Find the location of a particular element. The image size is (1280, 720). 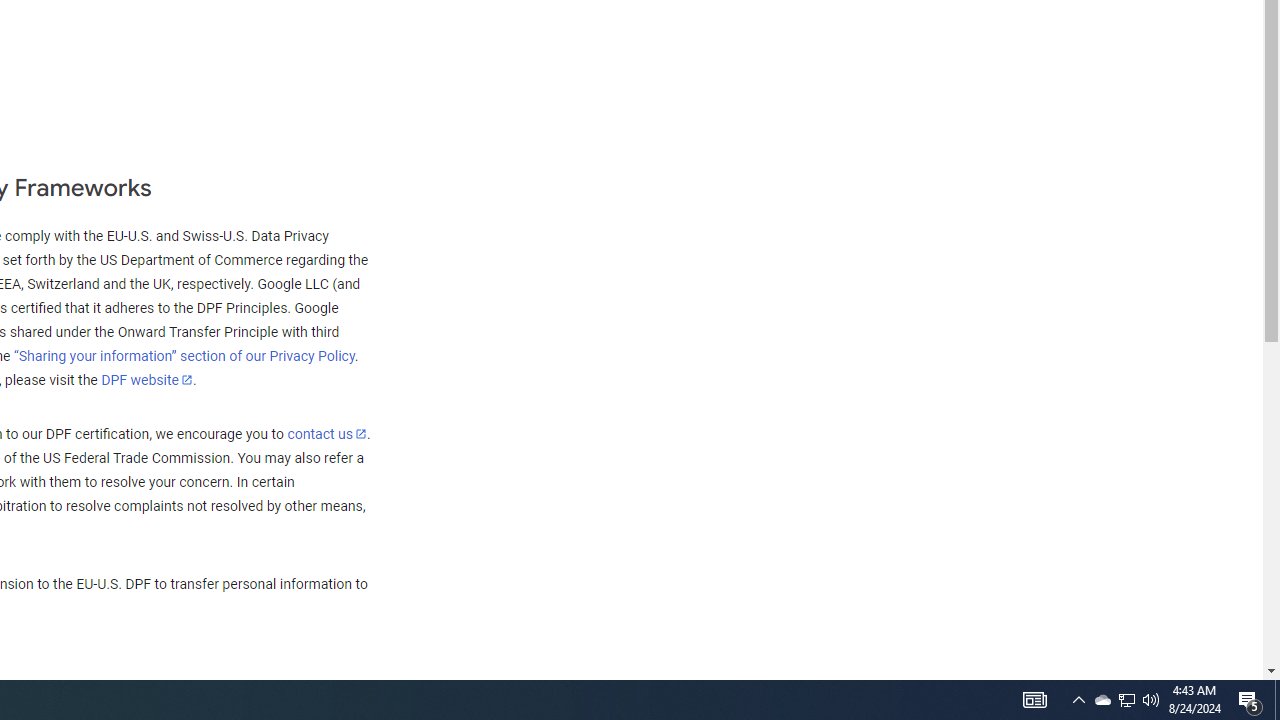

'contact us' is located at coordinates (327, 432).